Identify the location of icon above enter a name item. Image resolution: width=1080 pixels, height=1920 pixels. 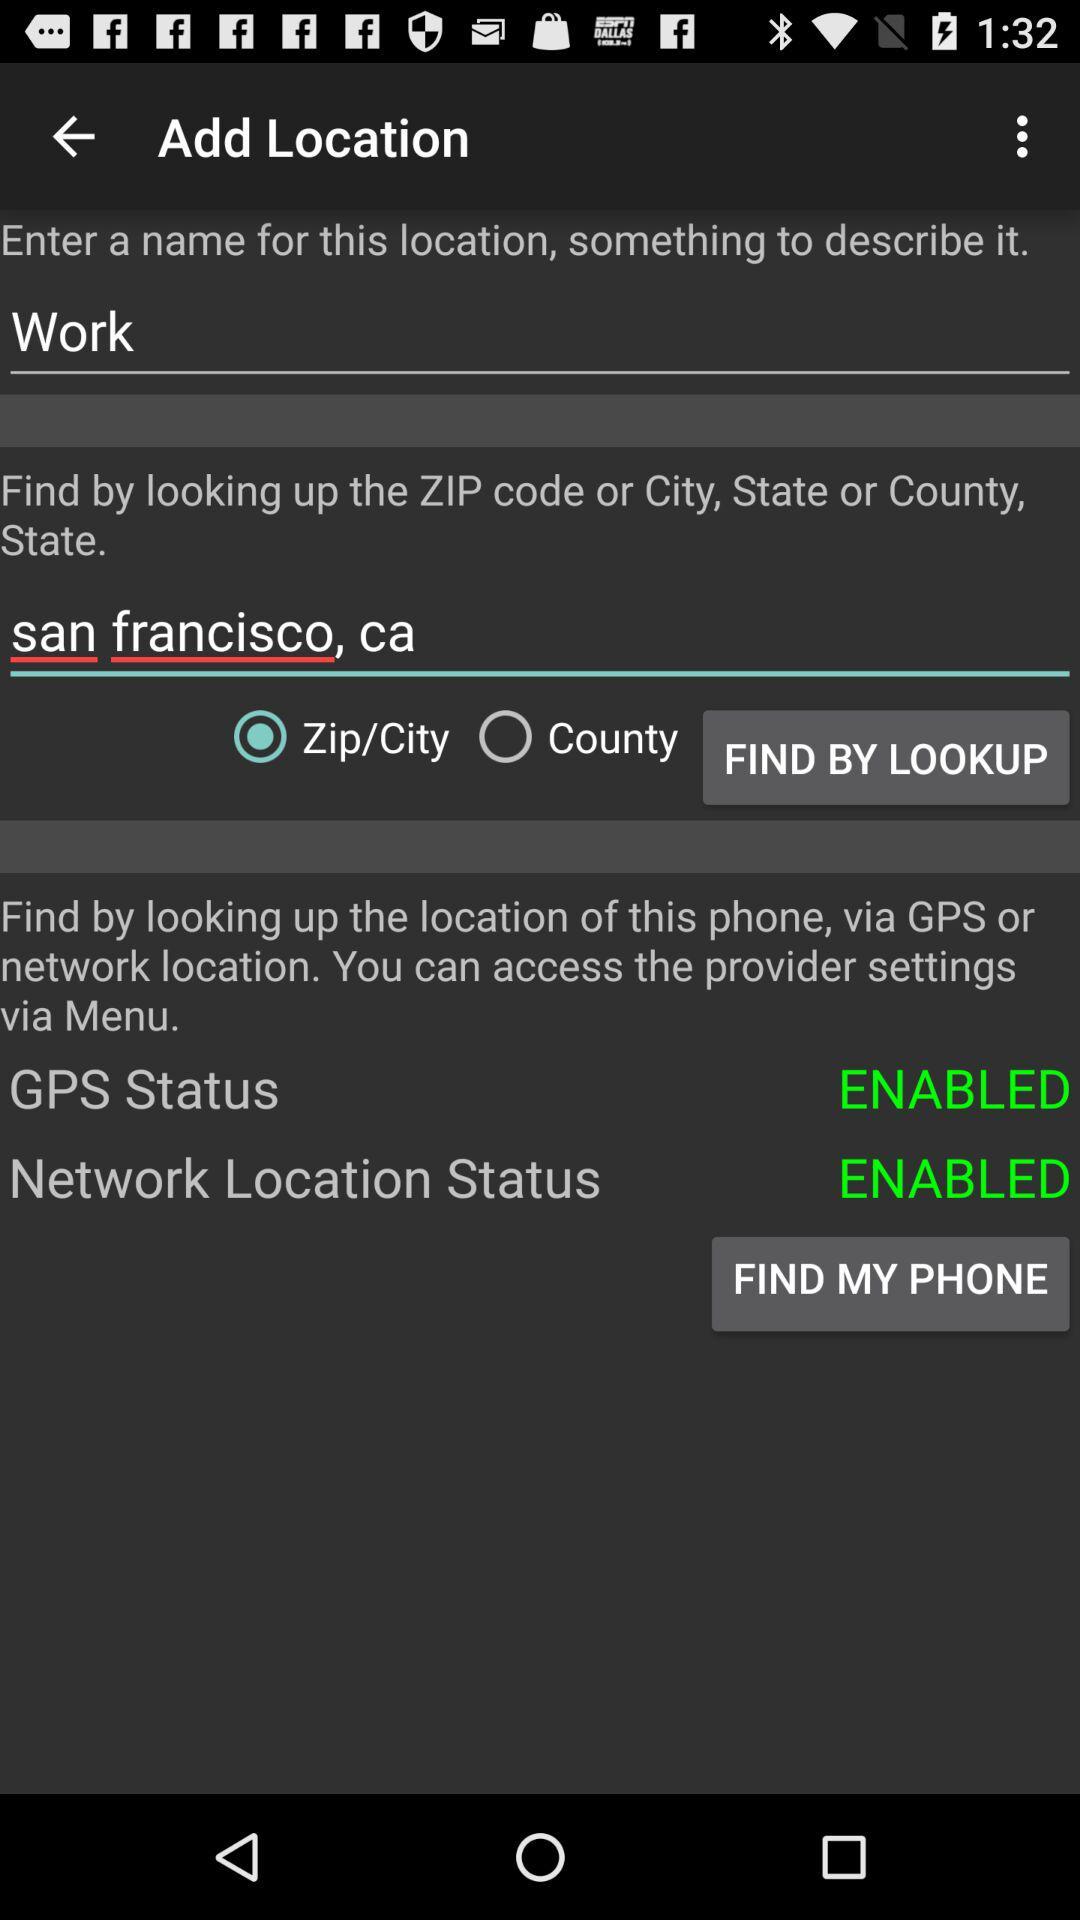
(72, 135).